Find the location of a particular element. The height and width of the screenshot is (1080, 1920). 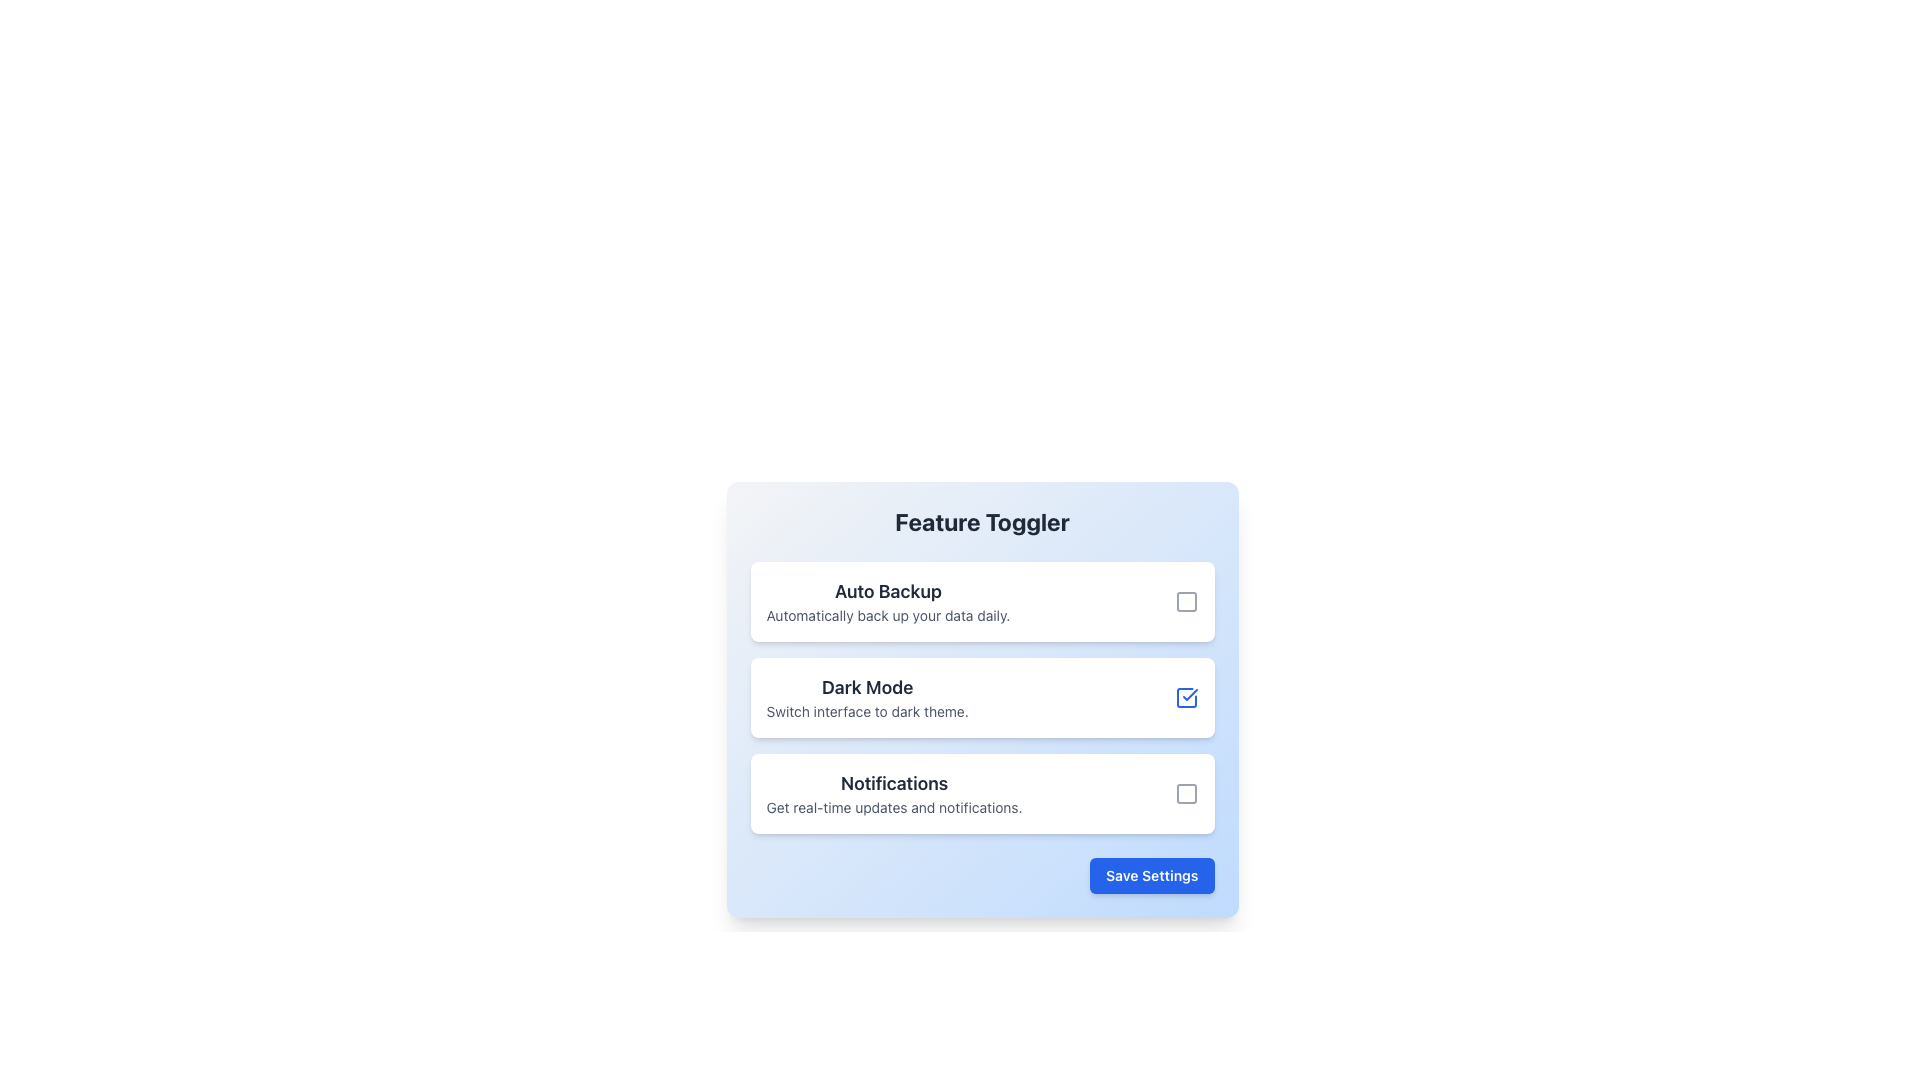

the 'Auto Backup' checkbox toggle button to observe potential hover effects is located at coordinates (1186, 600).